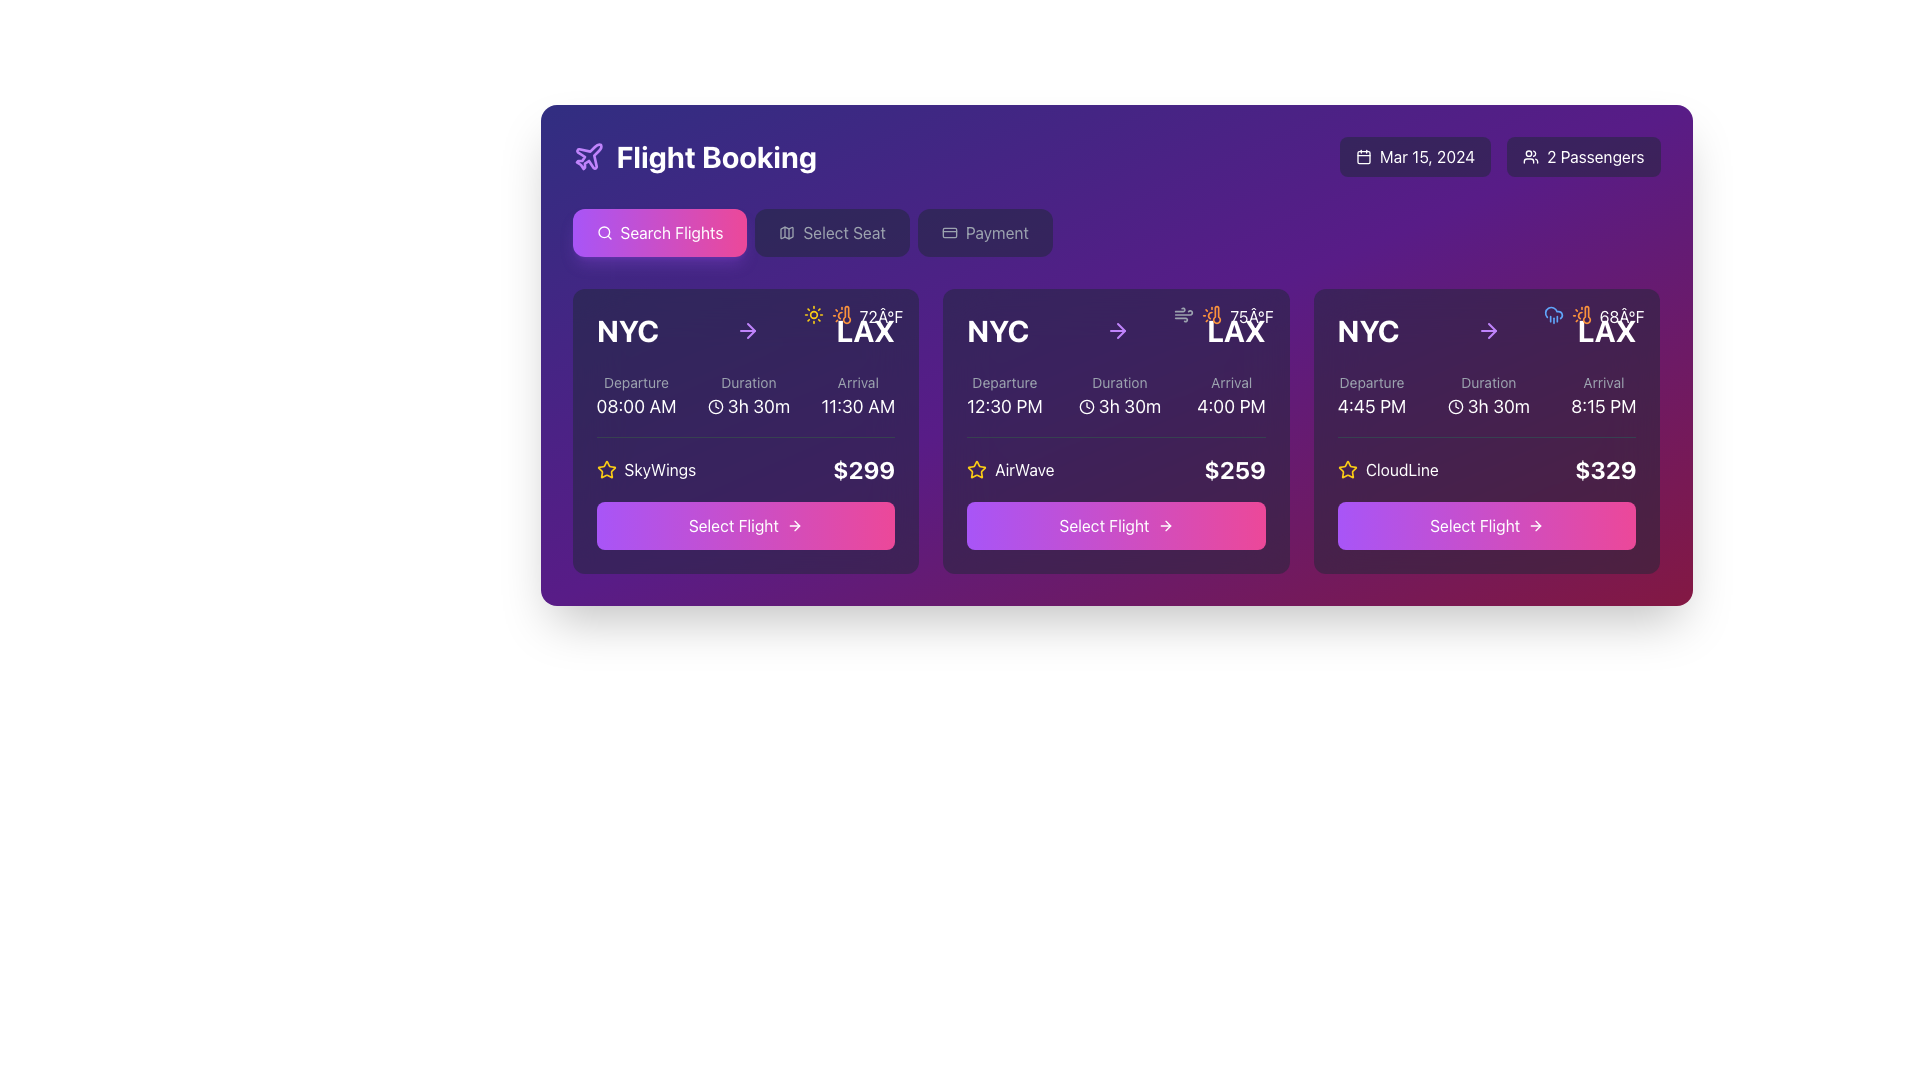  Describe the element at coordinates (1121, 330) in the screenshot. I see `the right-pointing arrow icon located within the second flight card, which is positioned between the 'NYC' and 'LAX' text` at that location.